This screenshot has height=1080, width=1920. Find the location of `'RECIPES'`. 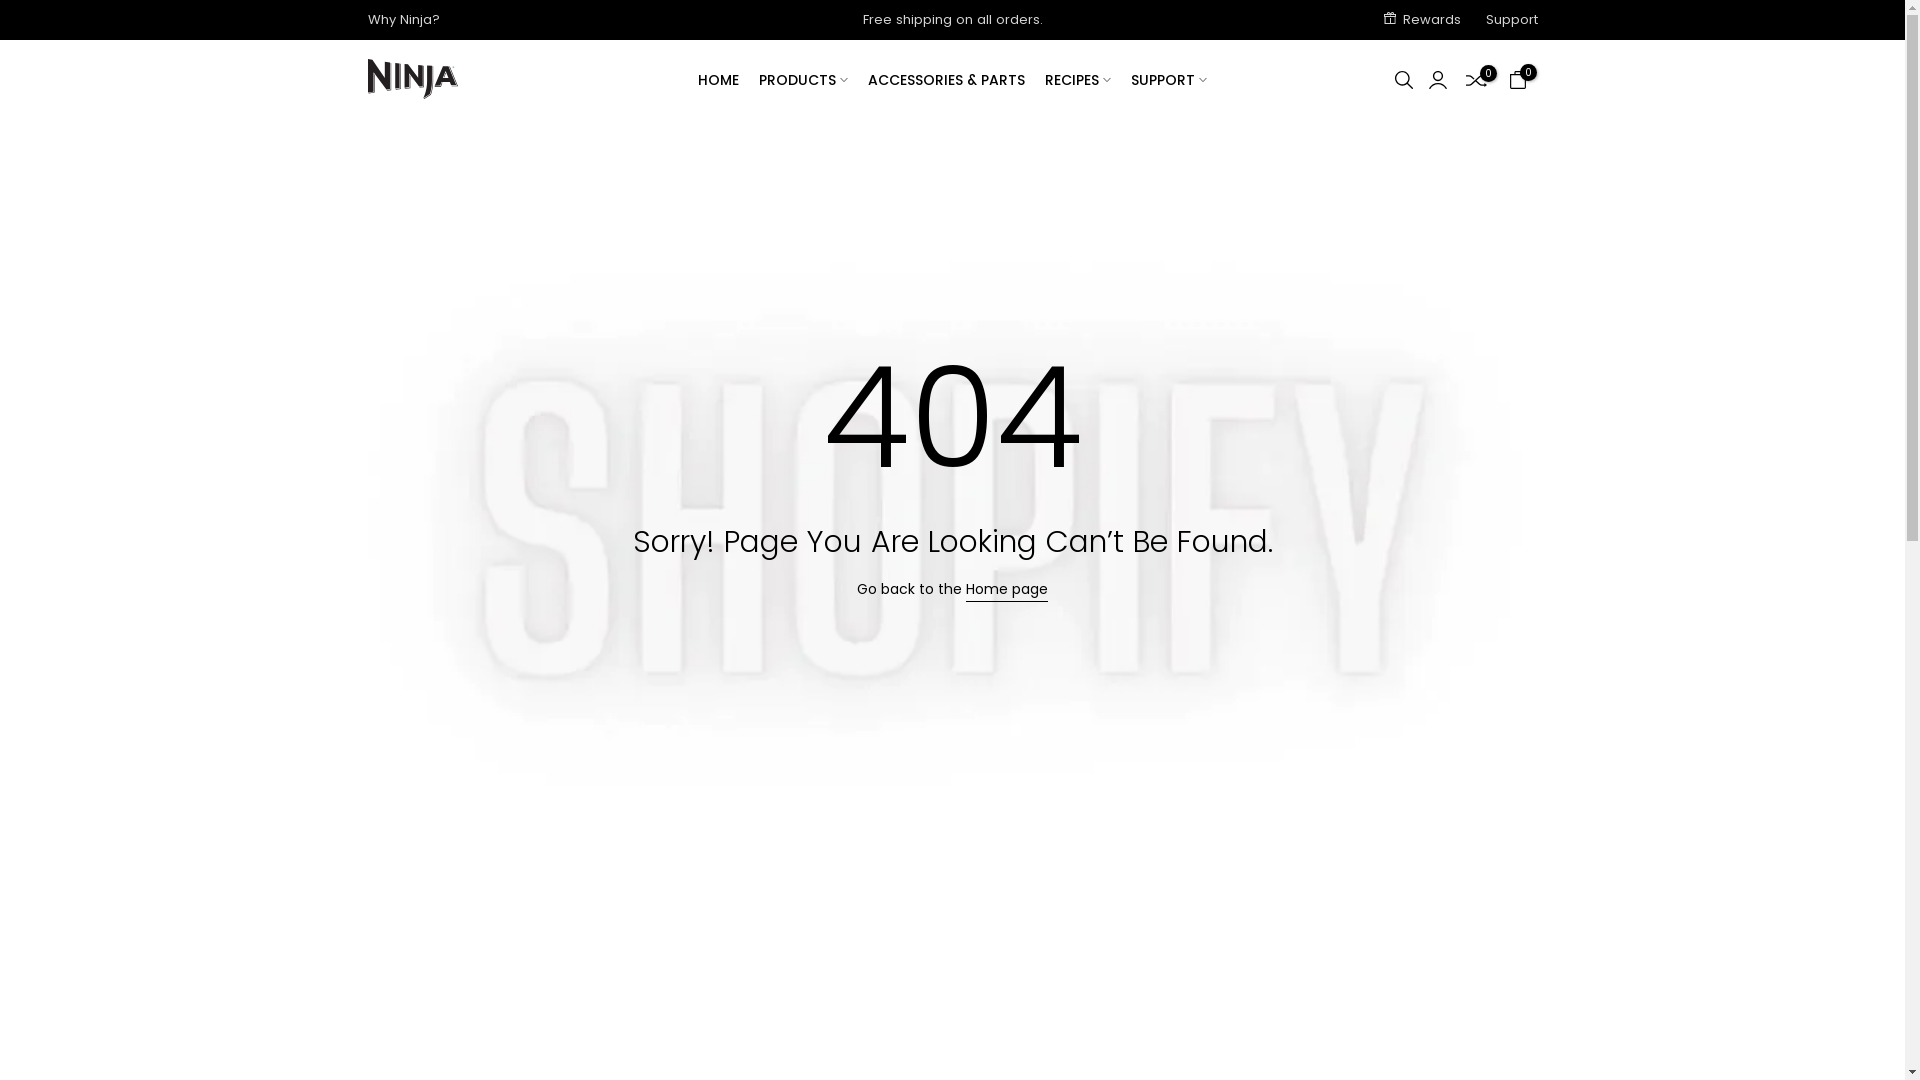

'RECIPES' is located at coordinates (1035, 79).